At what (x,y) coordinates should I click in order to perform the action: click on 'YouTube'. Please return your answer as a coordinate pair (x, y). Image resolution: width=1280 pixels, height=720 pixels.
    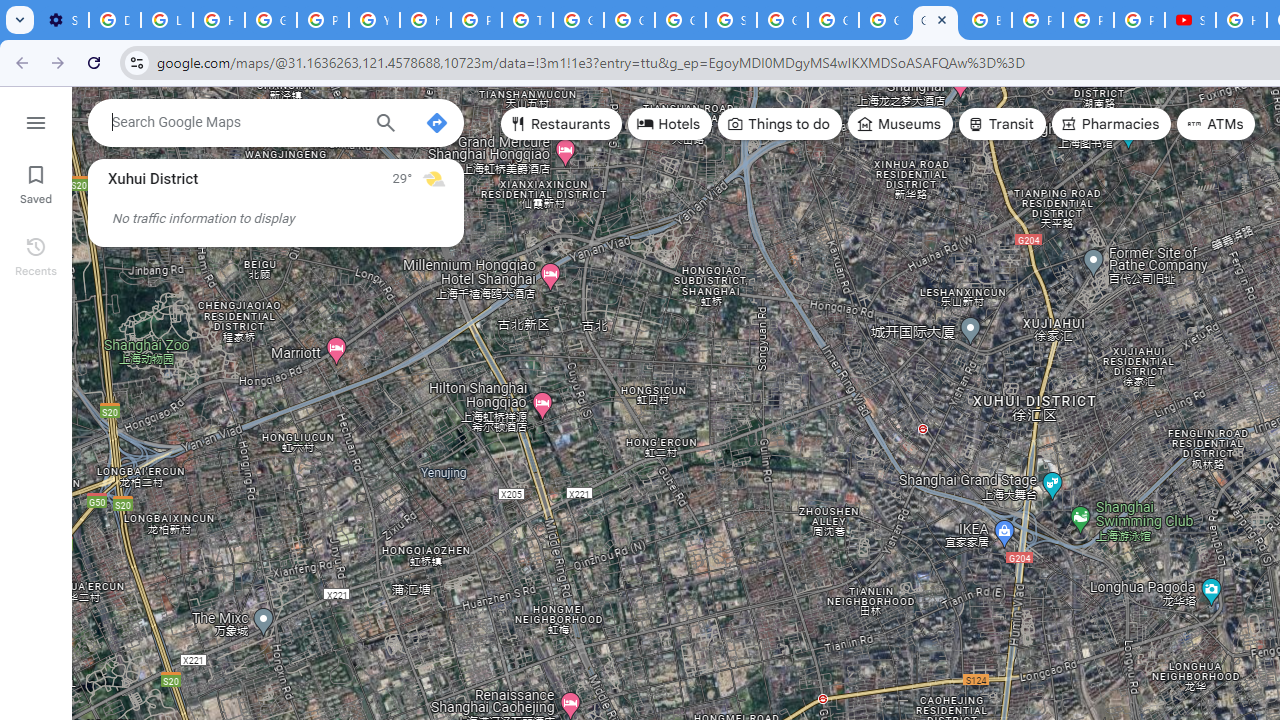
    Looking at the image, I should click on (375, 20).